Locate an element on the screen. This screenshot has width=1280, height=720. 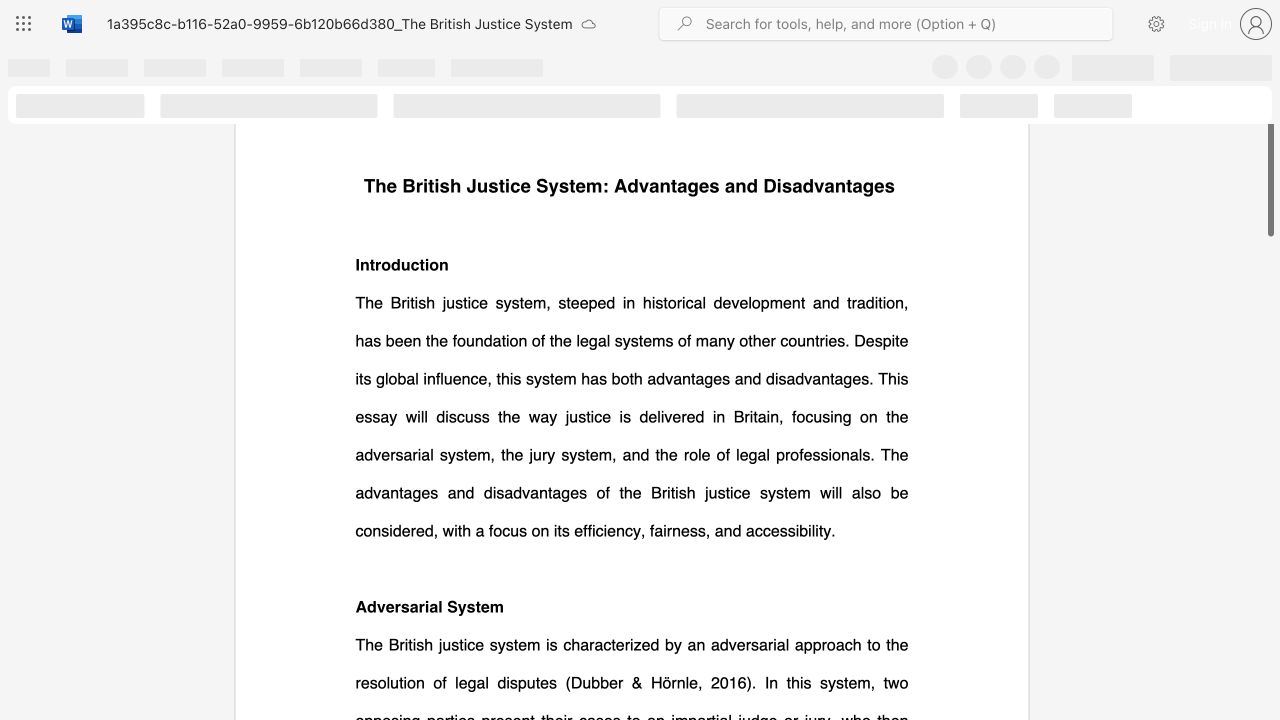
the subset text "trodu" within the text "Introduction" is located at coordinates (369, 263).